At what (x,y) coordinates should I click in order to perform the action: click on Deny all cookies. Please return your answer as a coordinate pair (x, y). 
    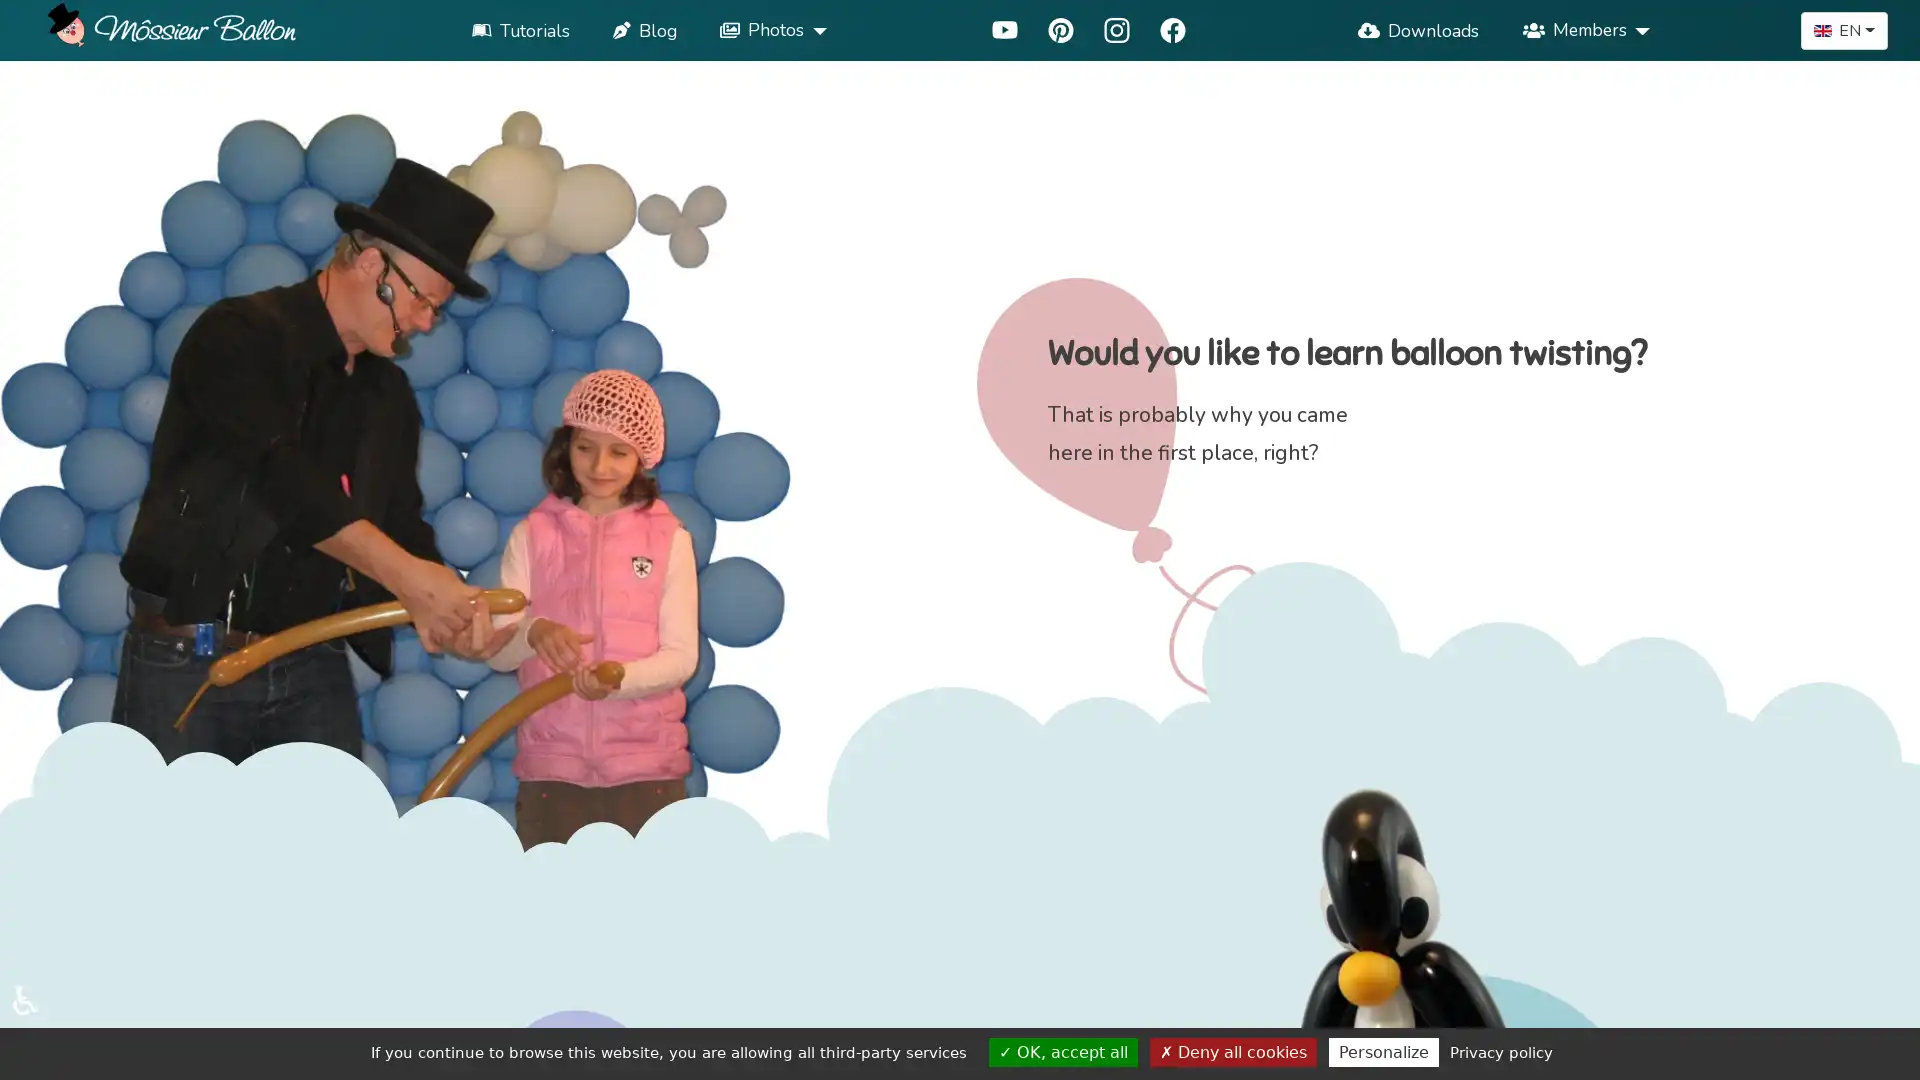
    Looking at the image, I should click on (1232, 1051).